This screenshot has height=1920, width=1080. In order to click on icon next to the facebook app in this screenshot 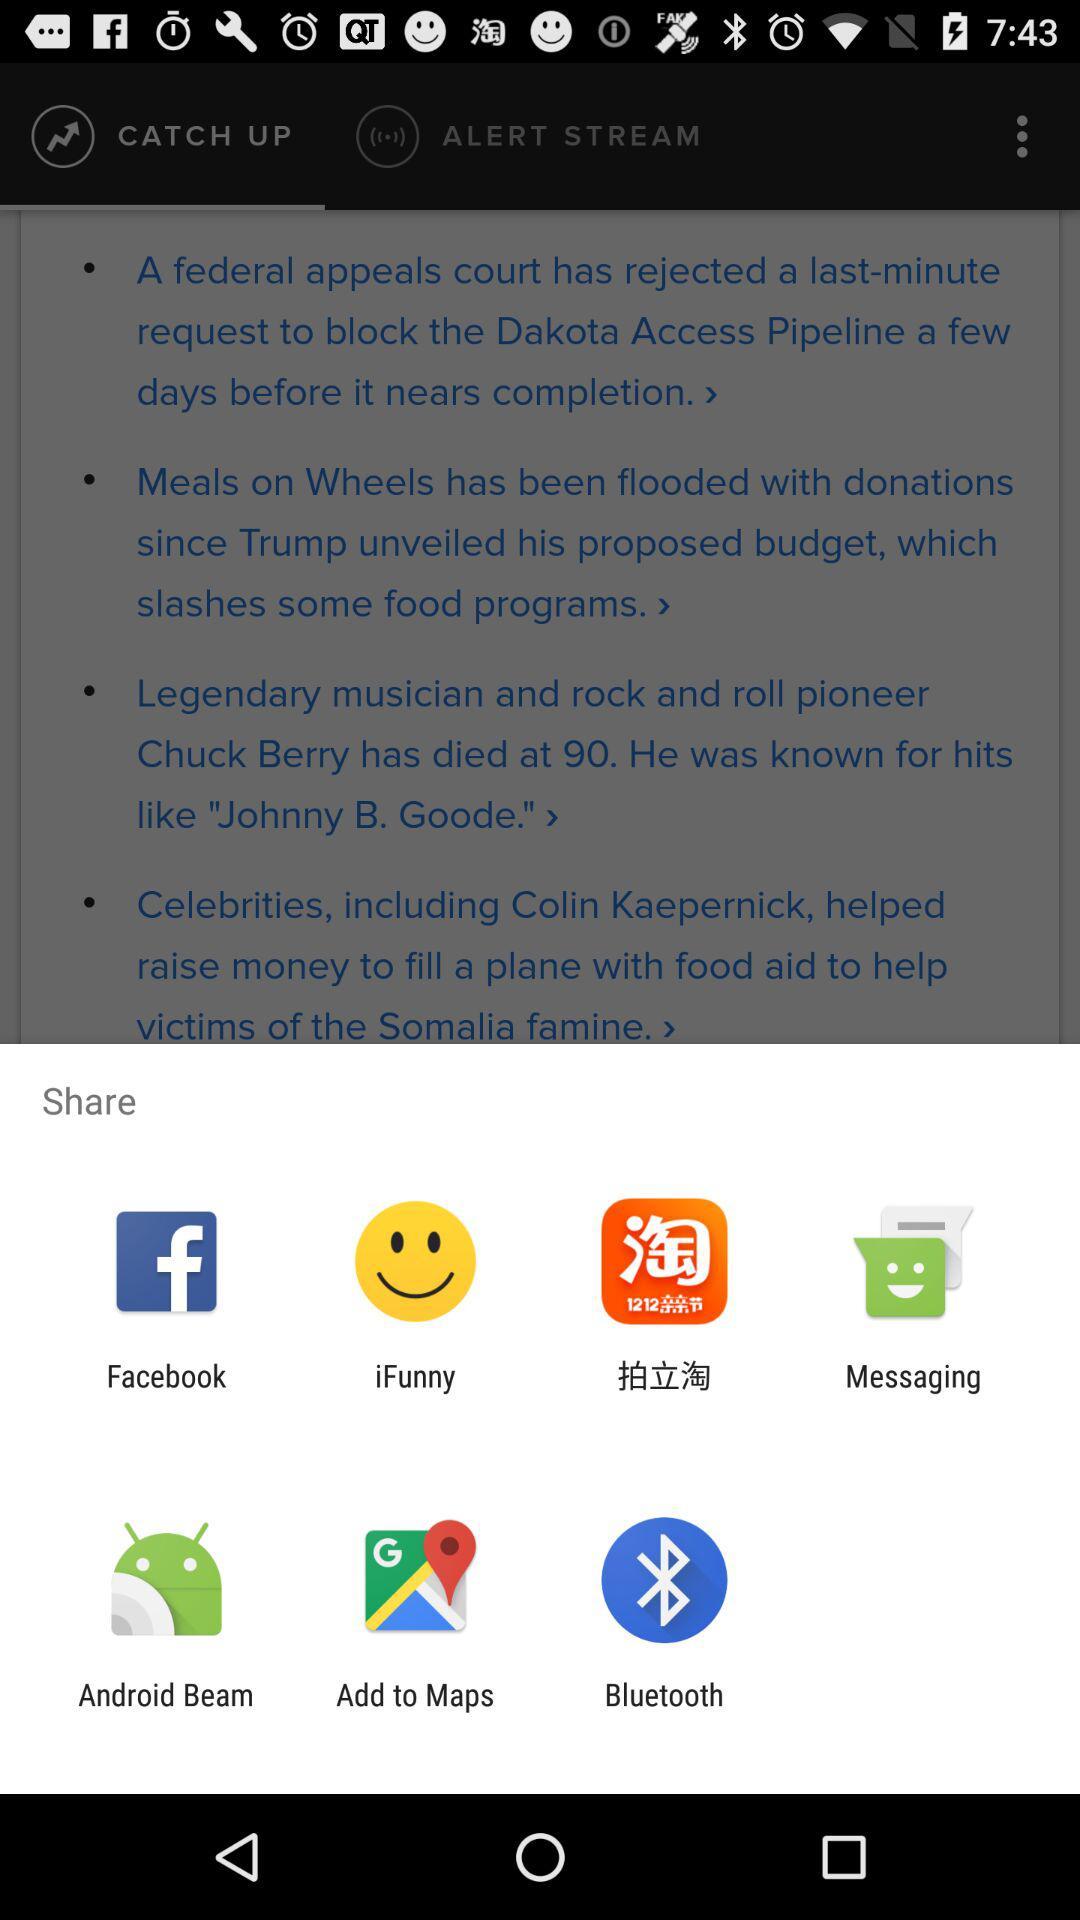, I will do `click(414, 1392)`.